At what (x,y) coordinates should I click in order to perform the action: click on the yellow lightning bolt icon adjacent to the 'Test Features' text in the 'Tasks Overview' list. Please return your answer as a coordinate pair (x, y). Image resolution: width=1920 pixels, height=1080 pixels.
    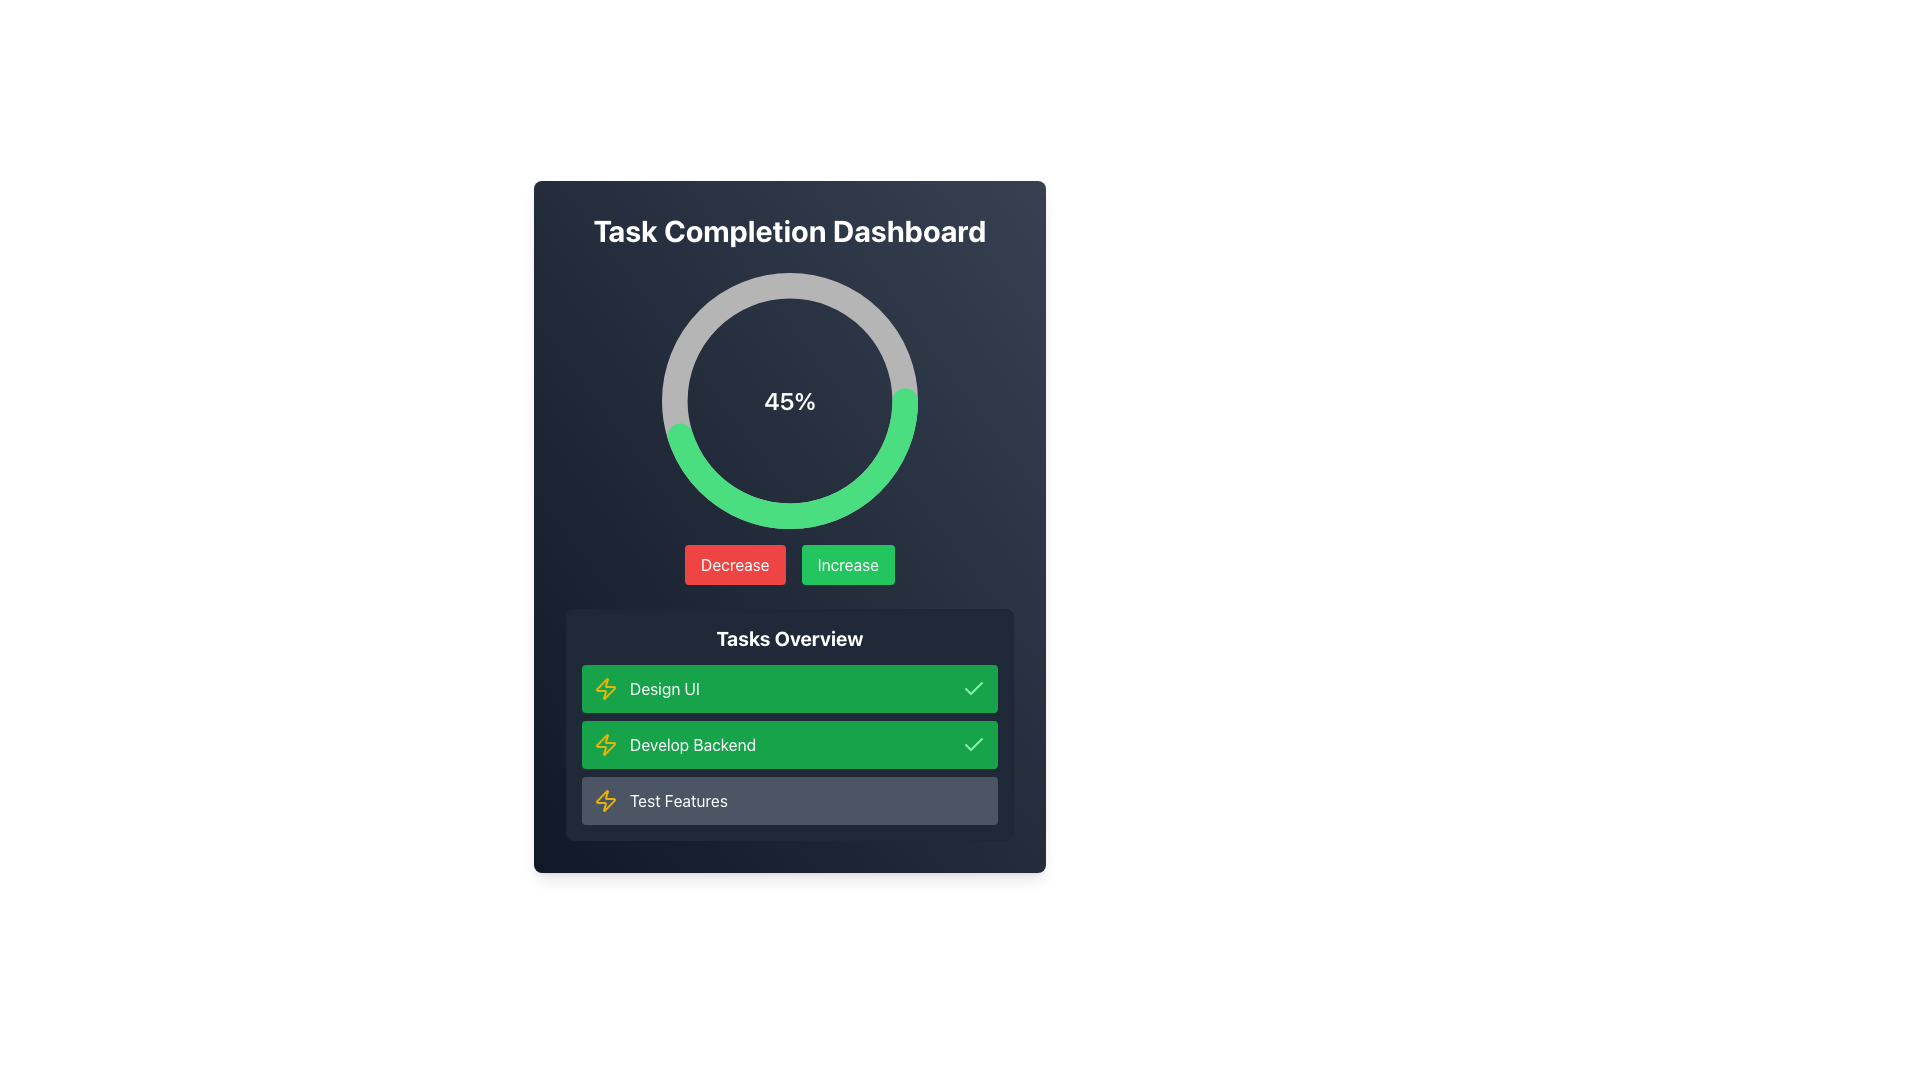
    Looking at the image, I should click on (604, 800).